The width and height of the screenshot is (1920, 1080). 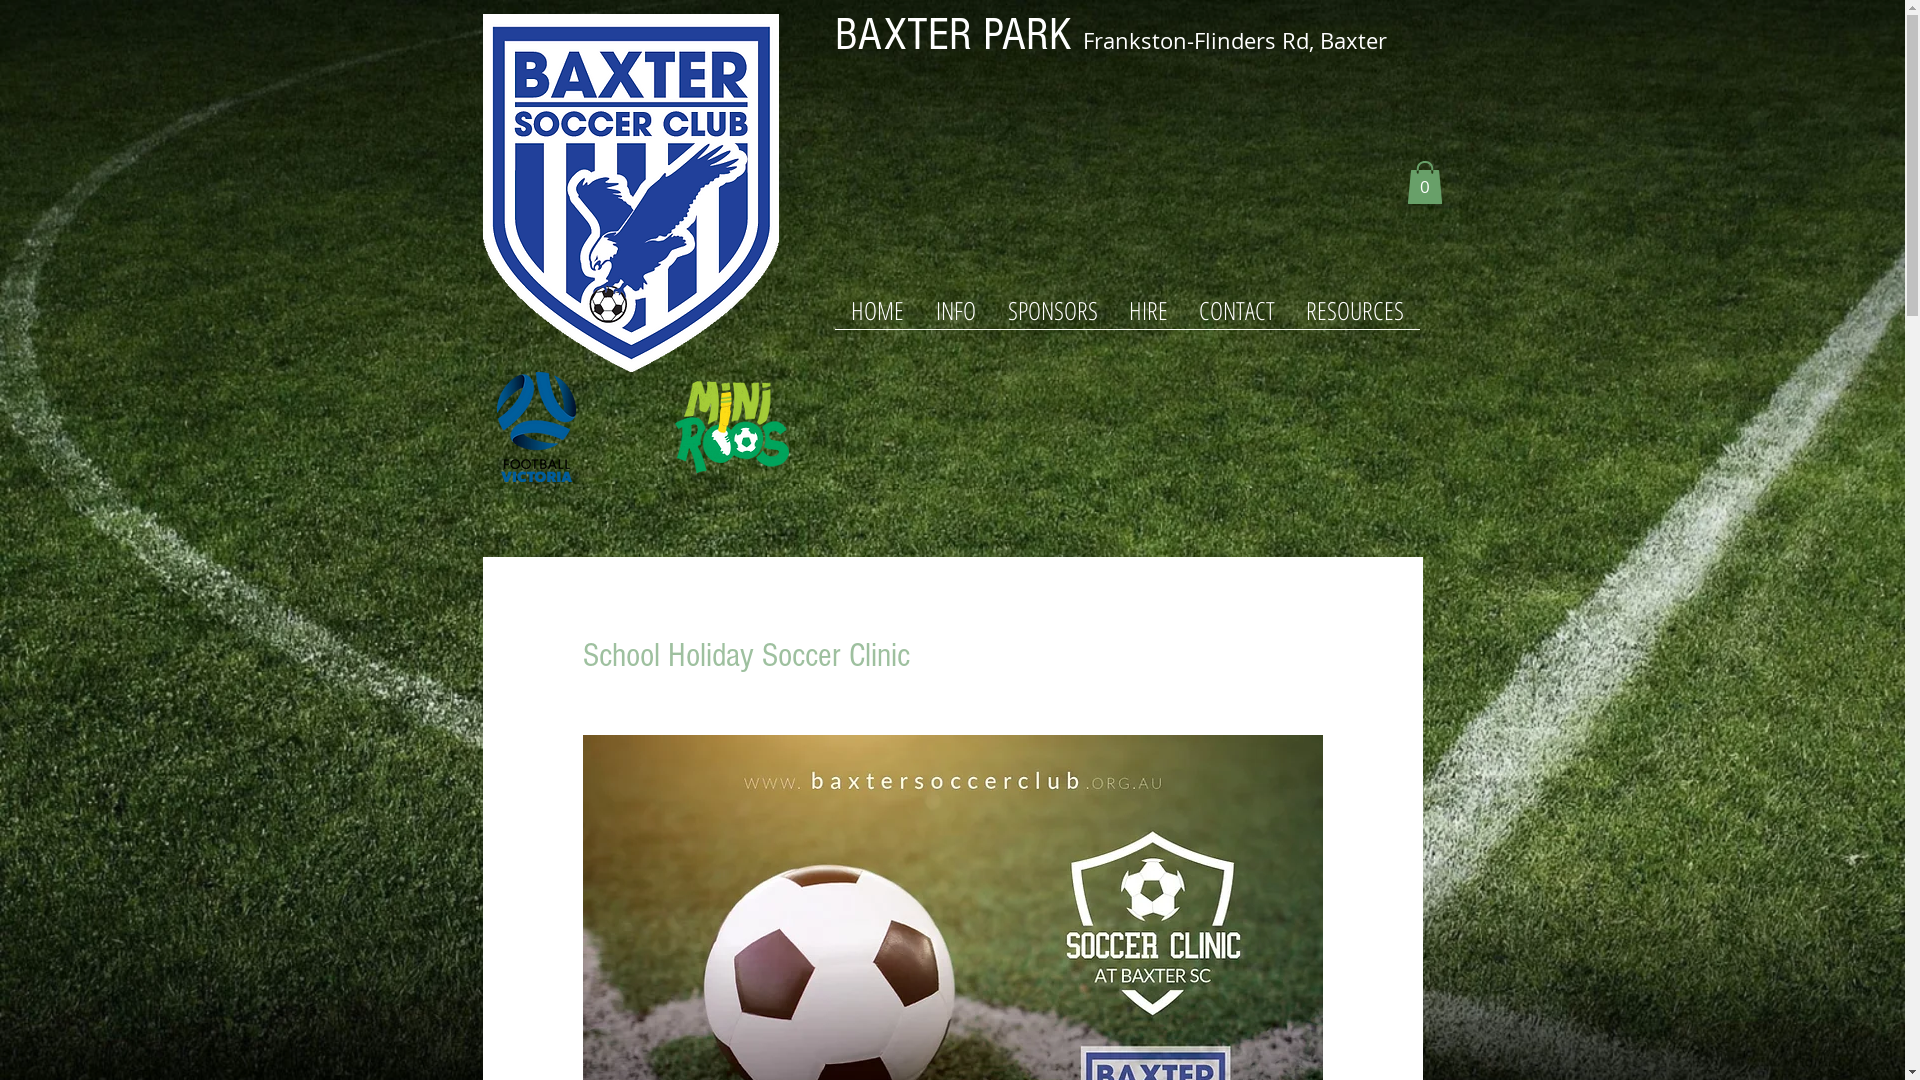 What do you see at coordinates (1148, 315) in the screenshot?
I see `'HIRE'` at bounding box center [1148, 315].